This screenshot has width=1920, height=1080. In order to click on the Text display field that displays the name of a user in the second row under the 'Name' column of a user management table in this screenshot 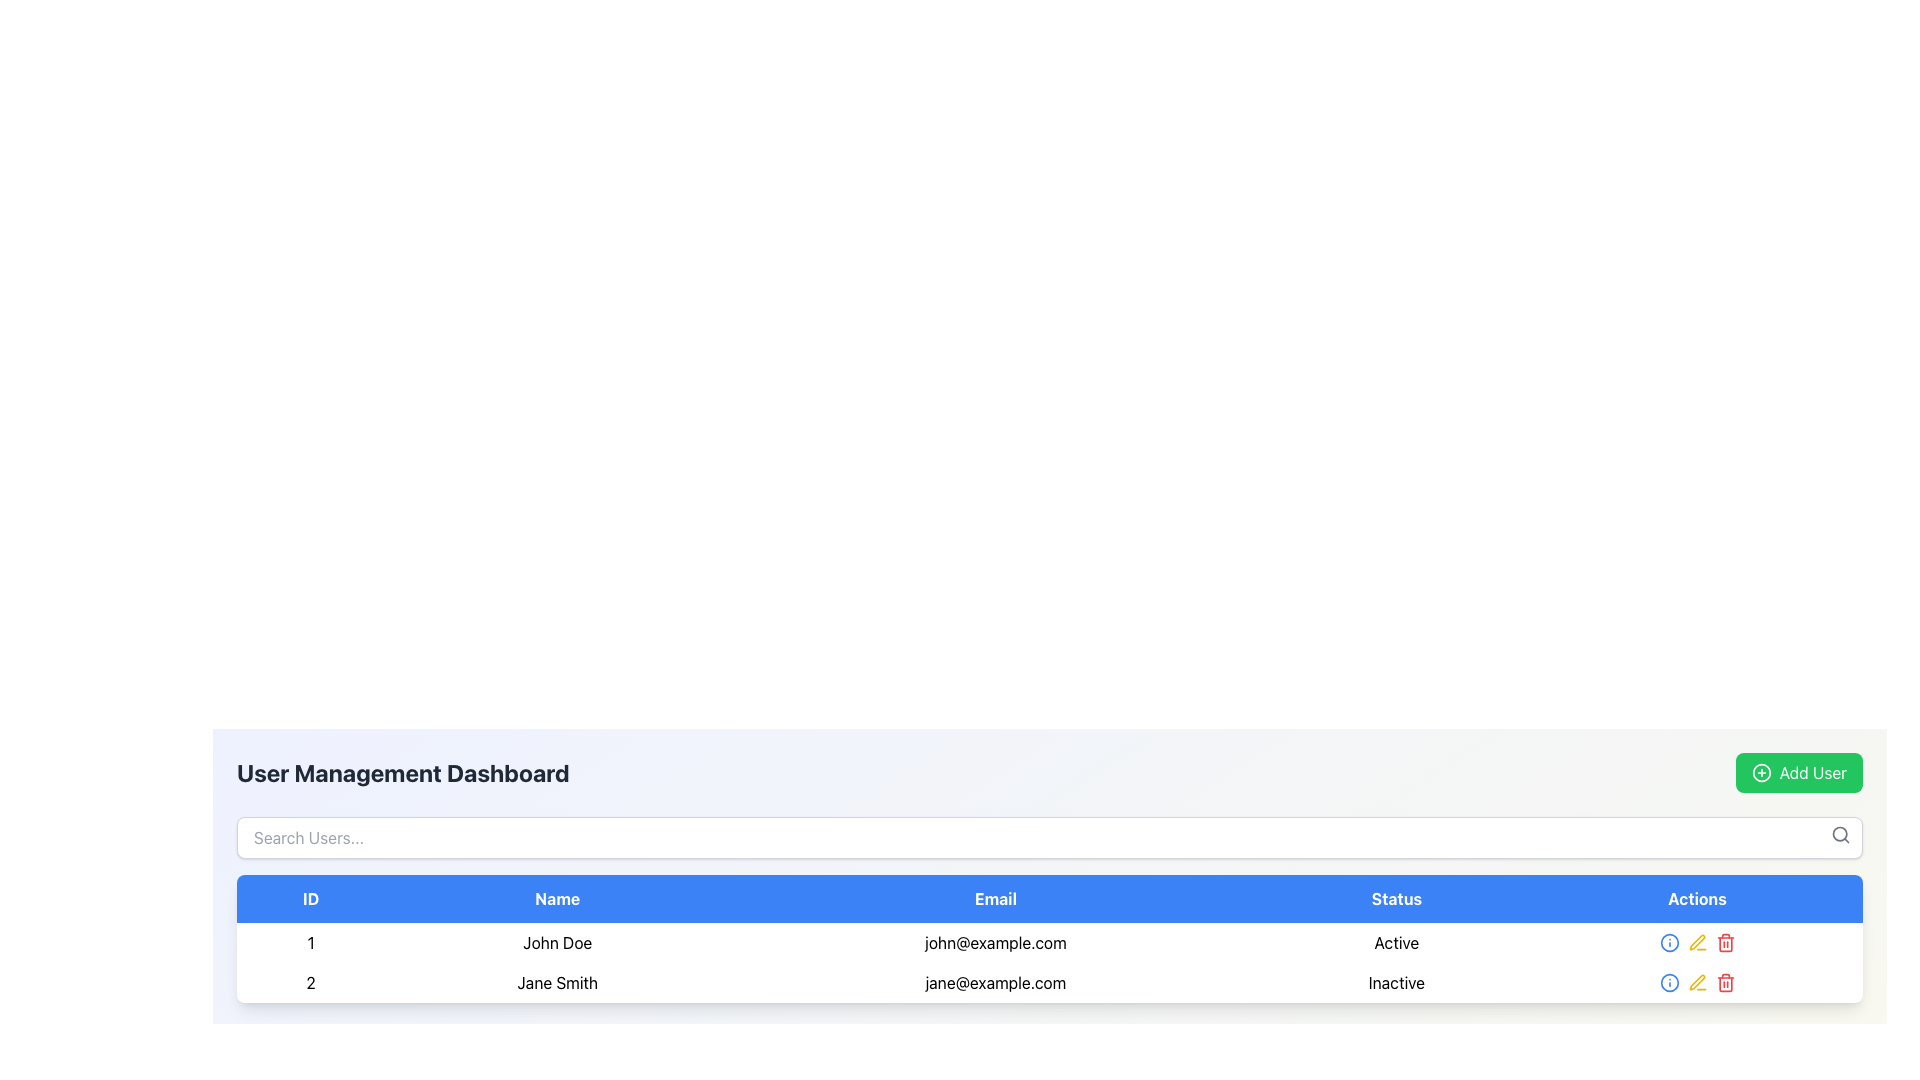, I will do `click(557, 982)`.